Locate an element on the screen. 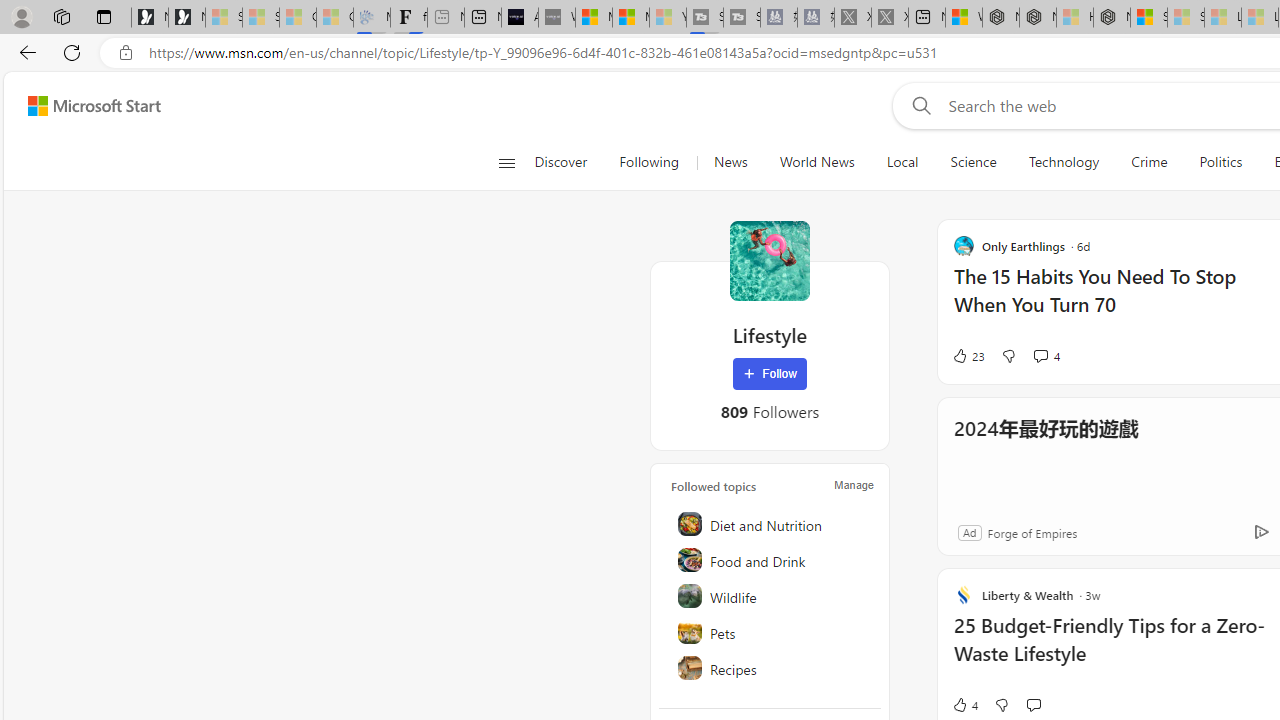 The height and width of the screenshot is (720, 1280). 'Lifestyle' is located at coordinates (768, 260).